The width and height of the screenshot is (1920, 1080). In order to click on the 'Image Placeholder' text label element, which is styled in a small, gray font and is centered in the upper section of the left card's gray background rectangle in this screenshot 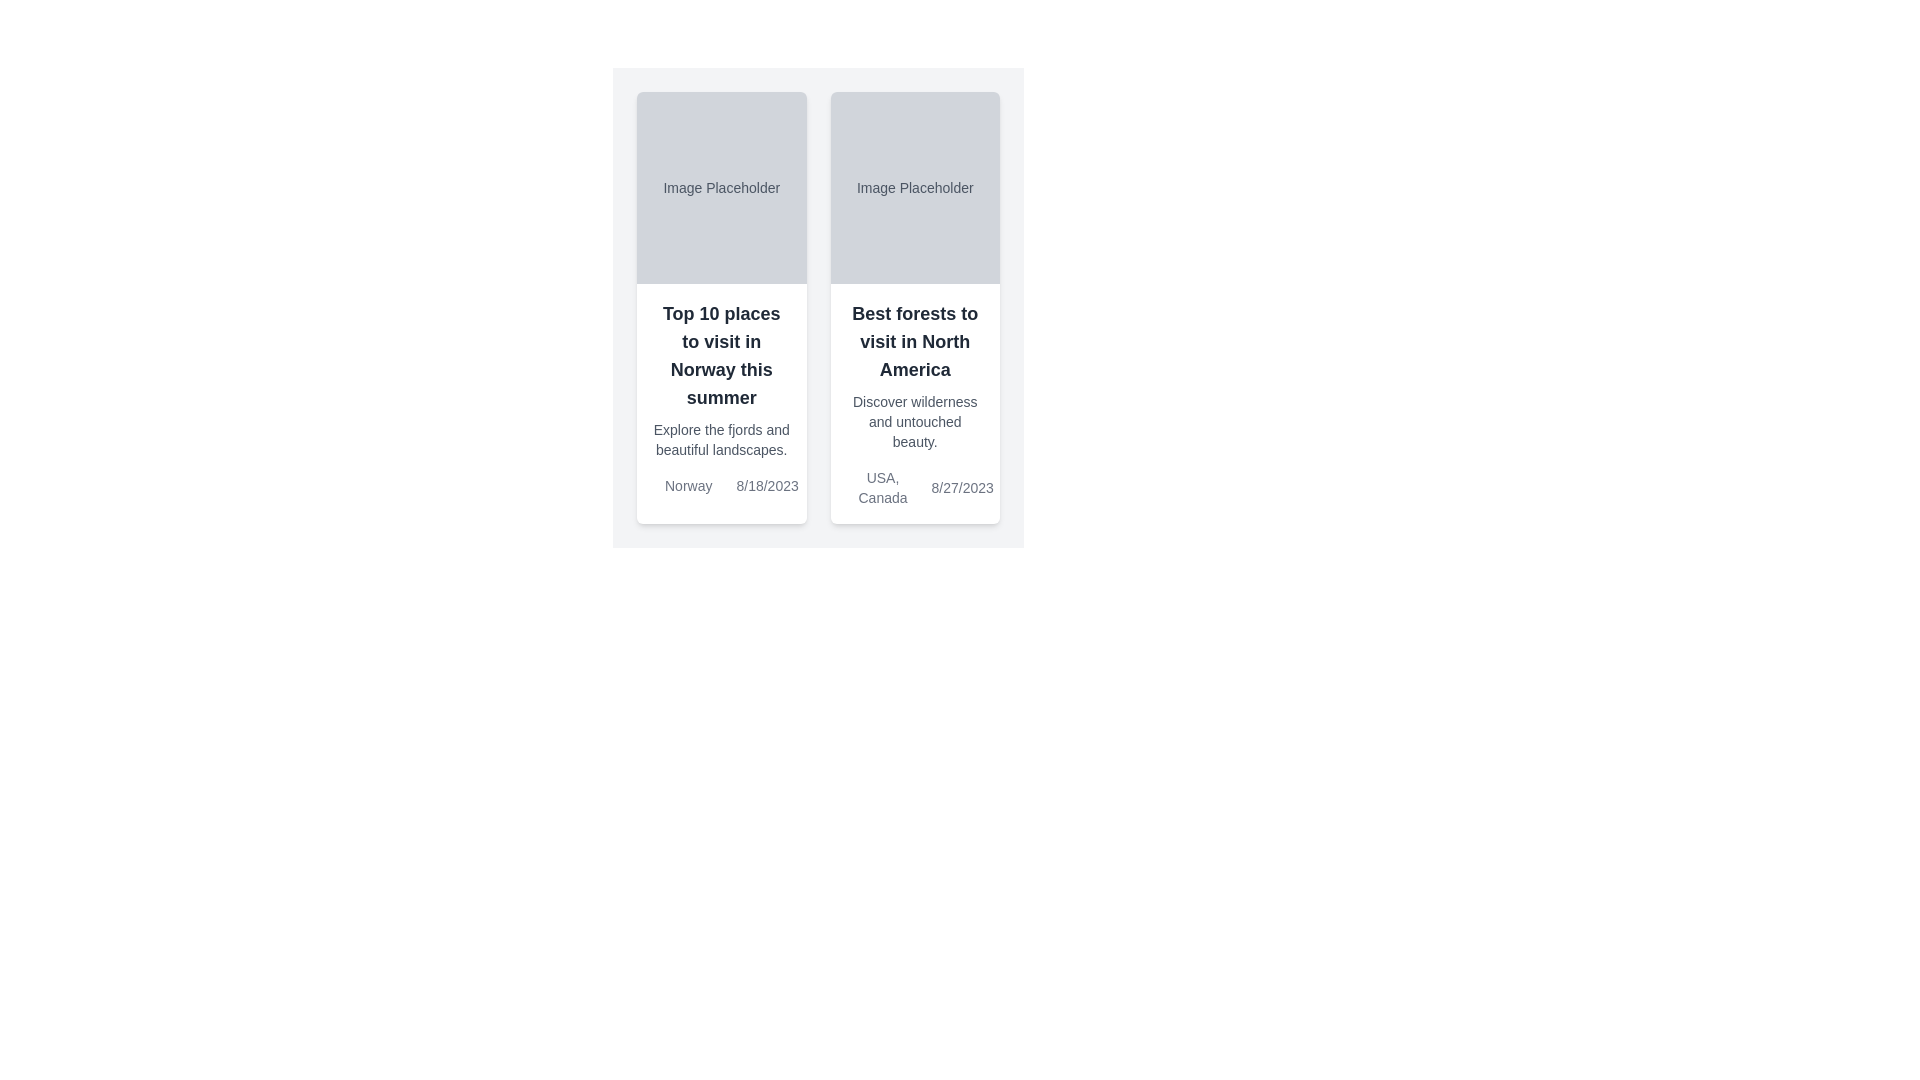, I will do `click(720, 188)`.